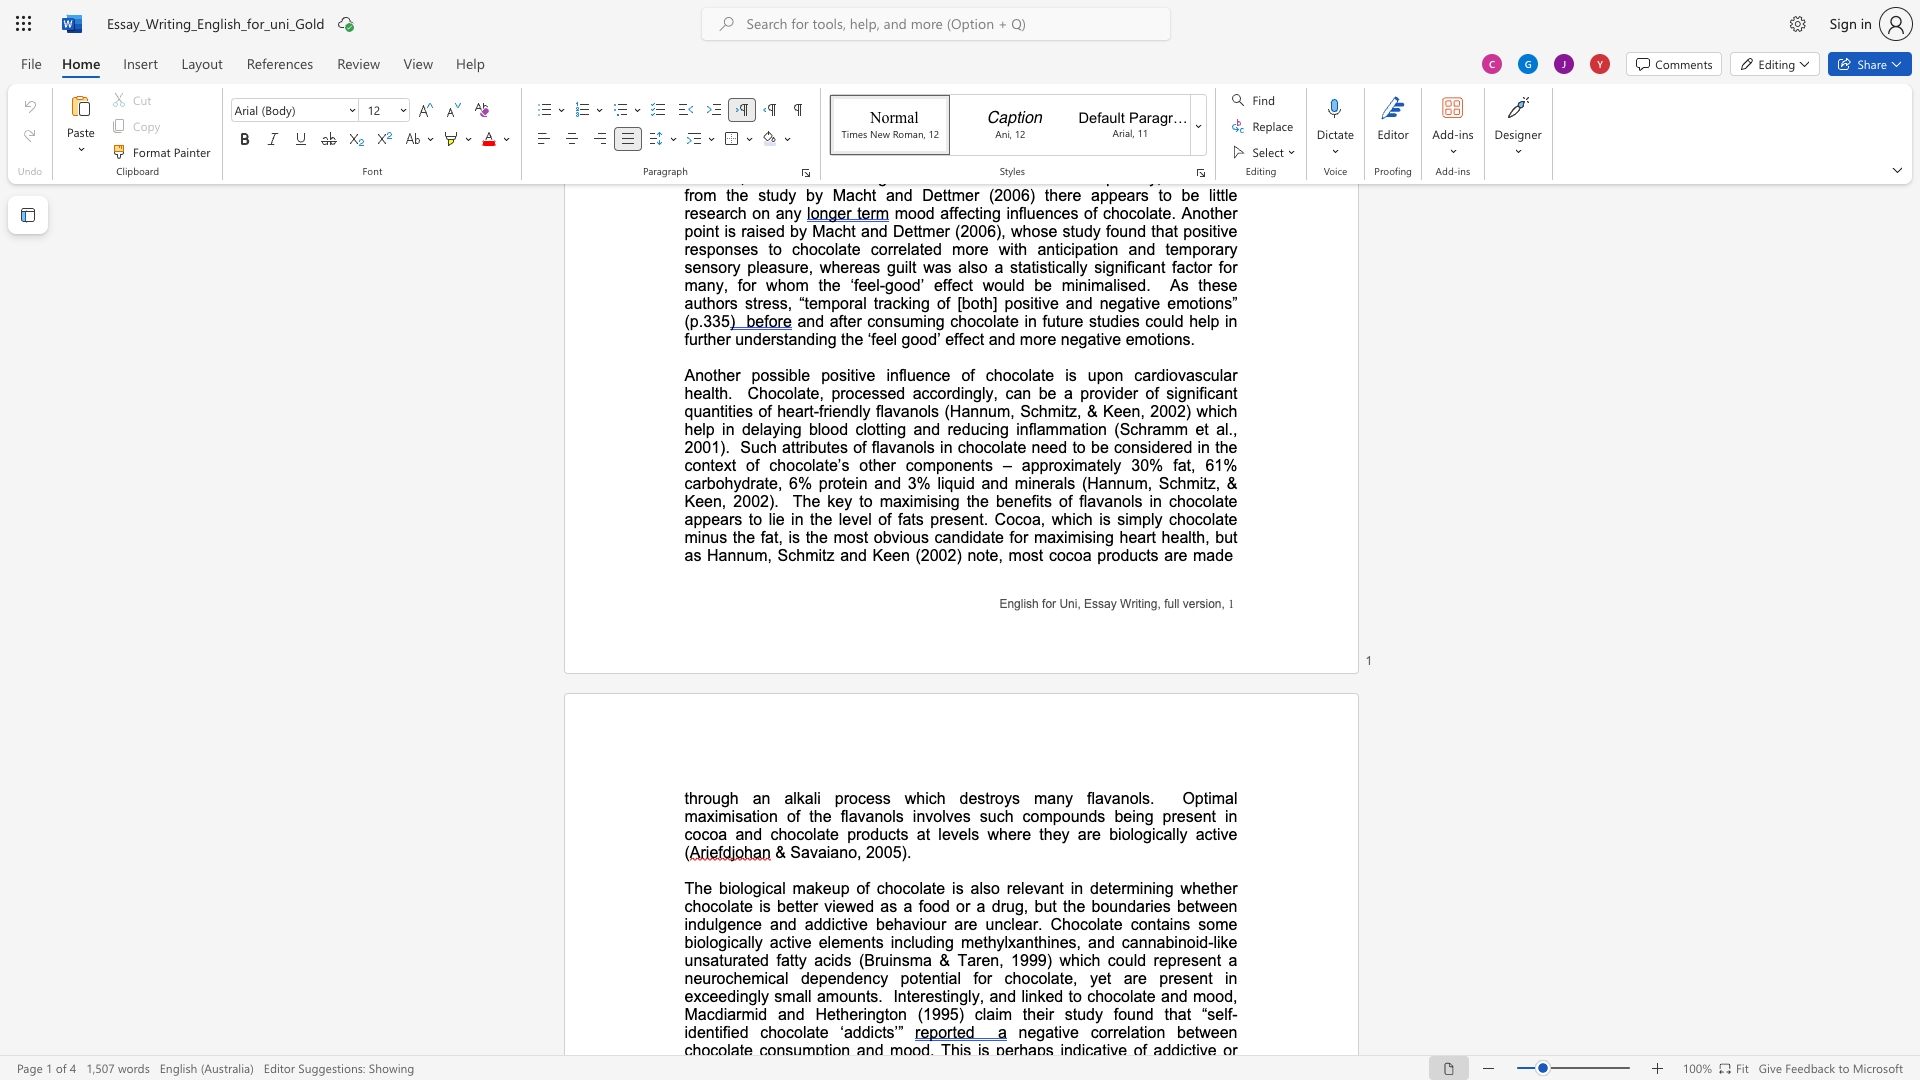 Image resolution: width=1920 pixels, height=1080 pixels. Describe the element at coordinates (701, 924) in the screenshot. I see `the 5th character "d" in the text` at that location.